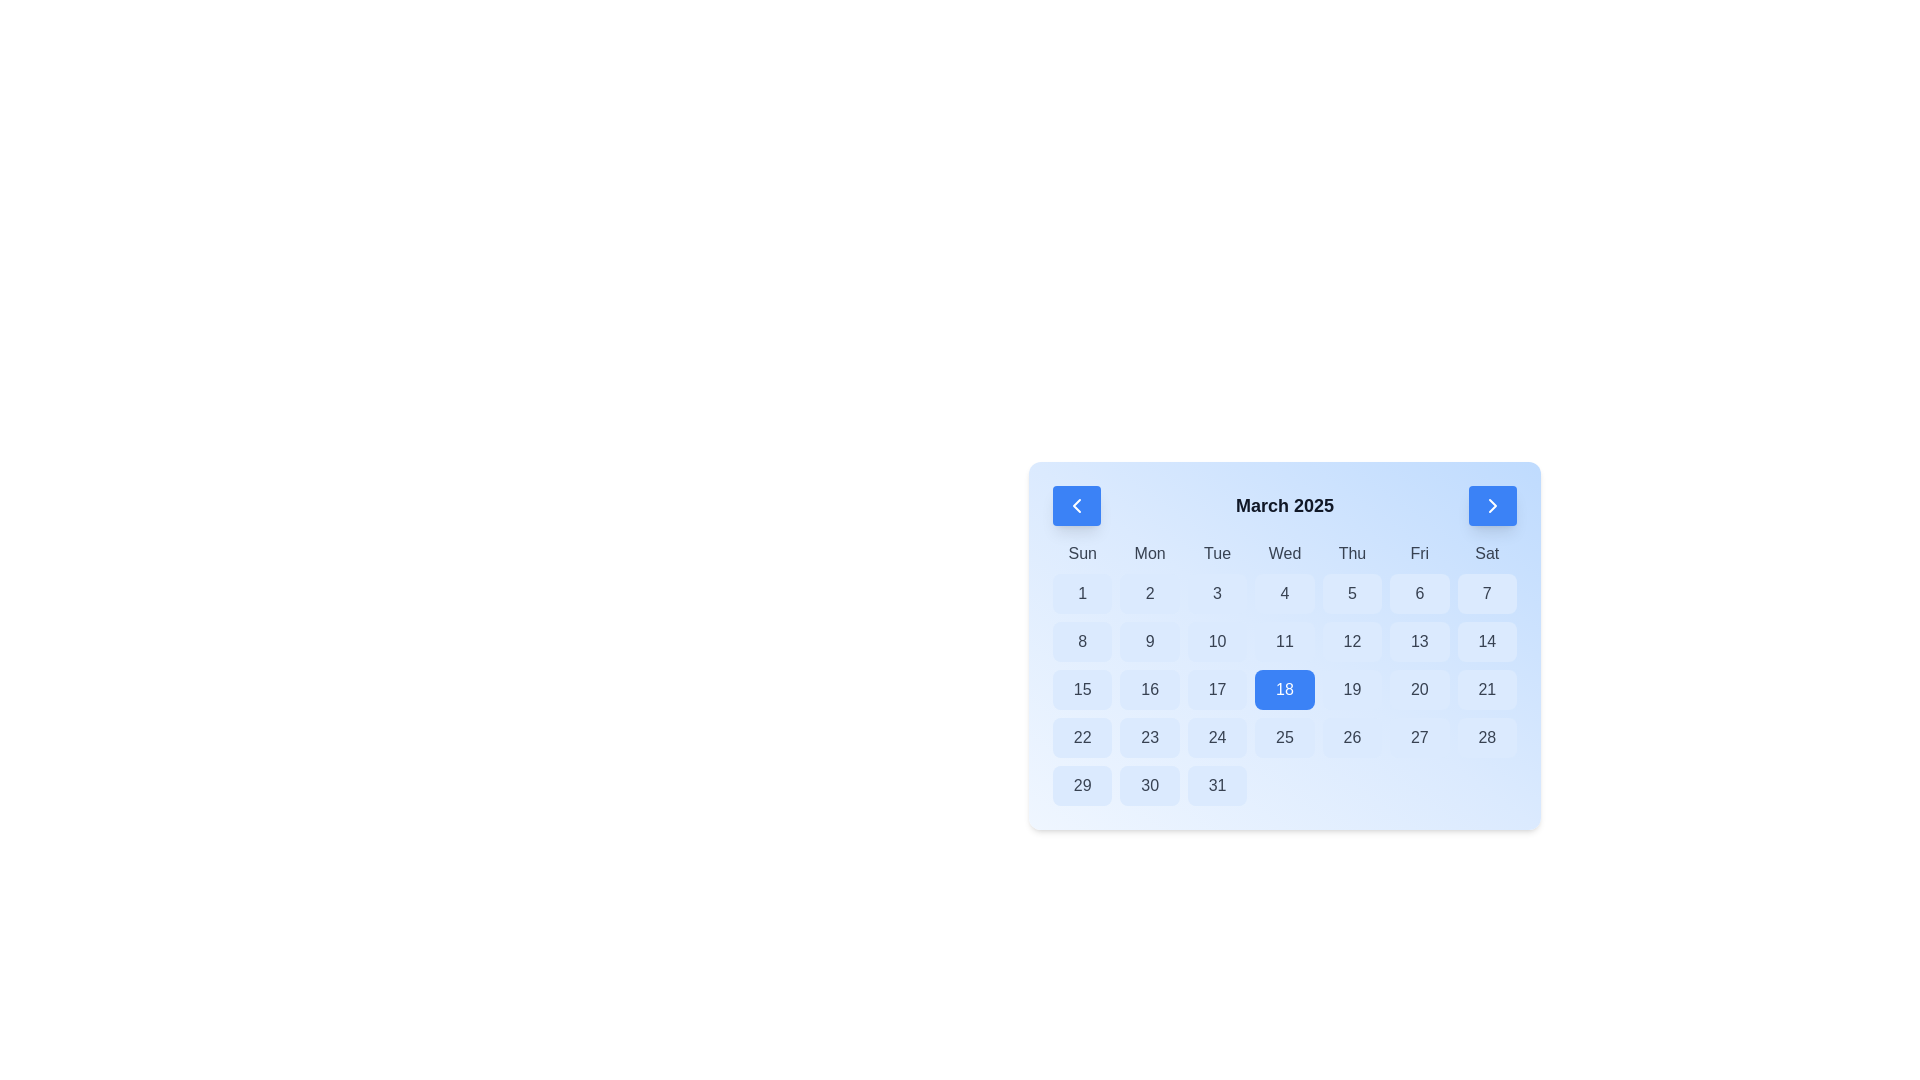  What do you see at coordinates (1418, 554) in the screenshot?
I see `the text label displaying 'Fri', which is the sixth element in a row of days of the week, styled in medium gray within a grid layout` at bounding box center [1418, 554].